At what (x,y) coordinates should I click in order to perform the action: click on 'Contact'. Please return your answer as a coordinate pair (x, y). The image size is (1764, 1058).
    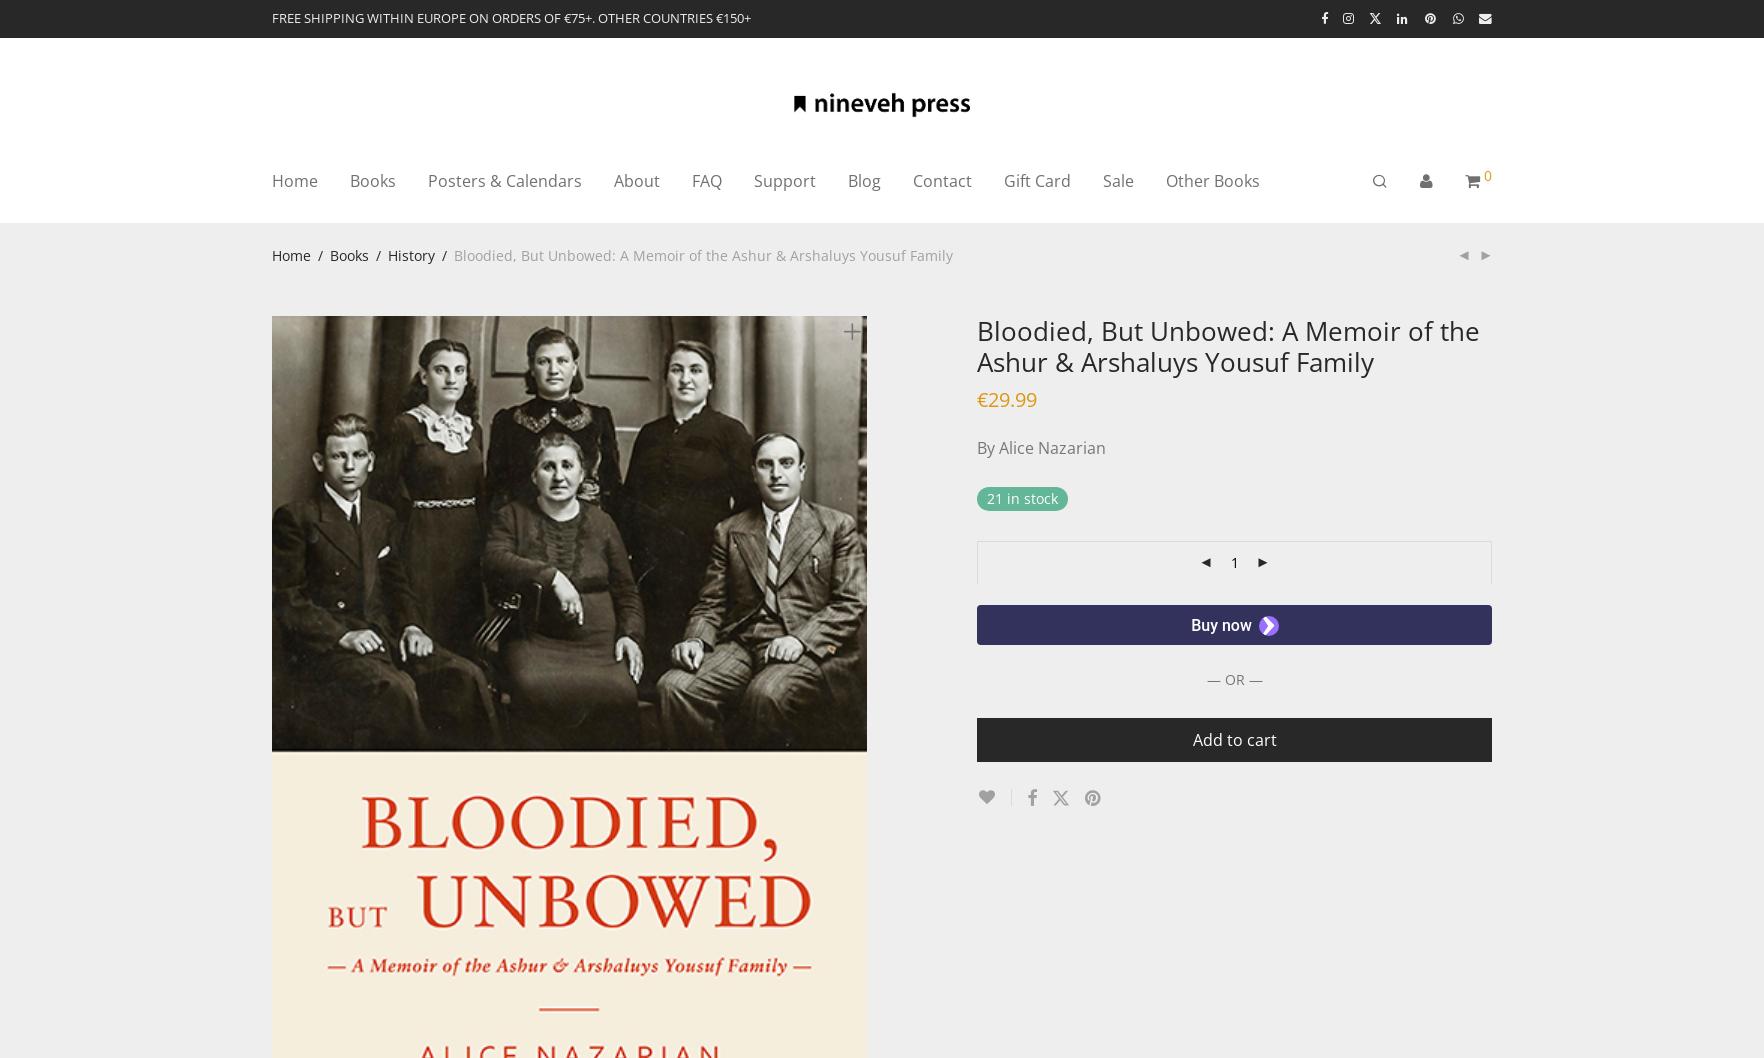
    Looking at the image, I should click on (913, 181).